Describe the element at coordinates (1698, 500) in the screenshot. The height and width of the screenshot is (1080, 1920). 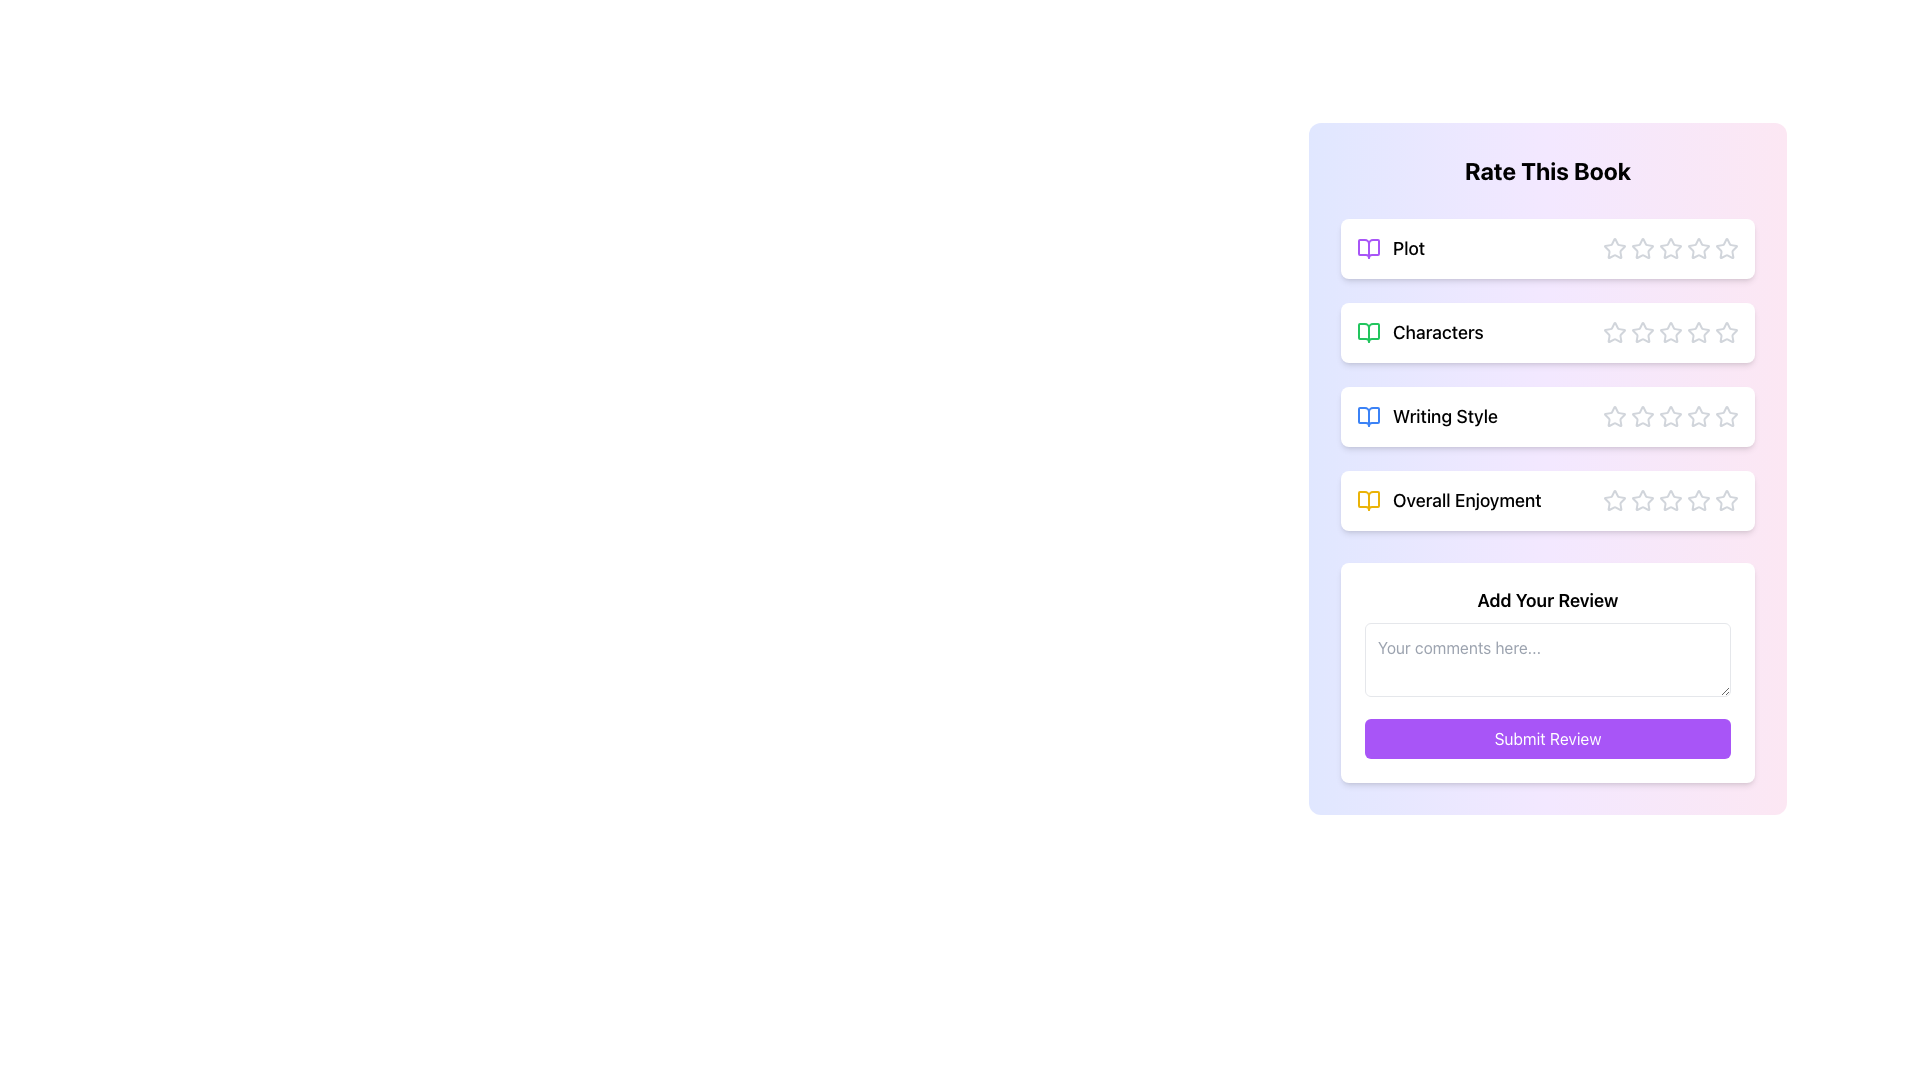
I see `the sixth star icon in the 'Overall Enjoyment' section` at that location.